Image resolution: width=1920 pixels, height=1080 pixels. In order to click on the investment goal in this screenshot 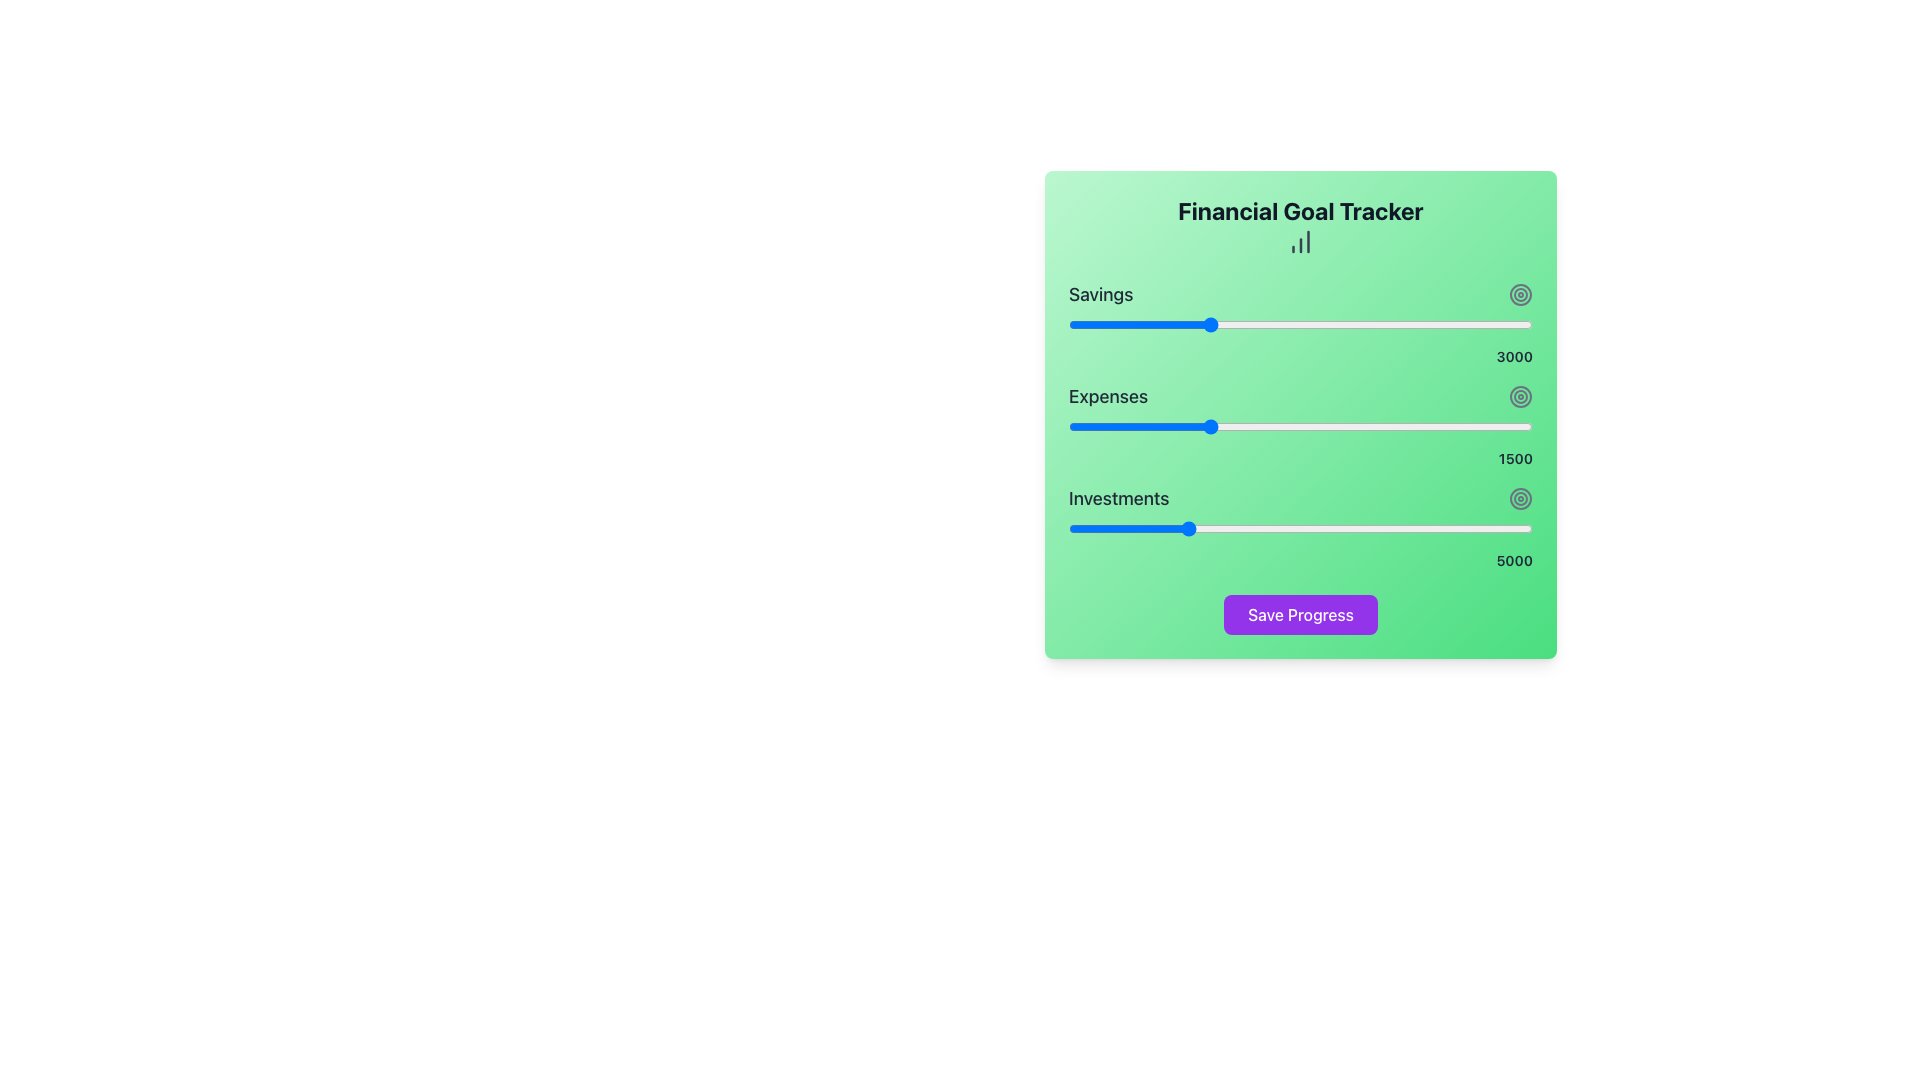, I will do `click(1227, 527)`.